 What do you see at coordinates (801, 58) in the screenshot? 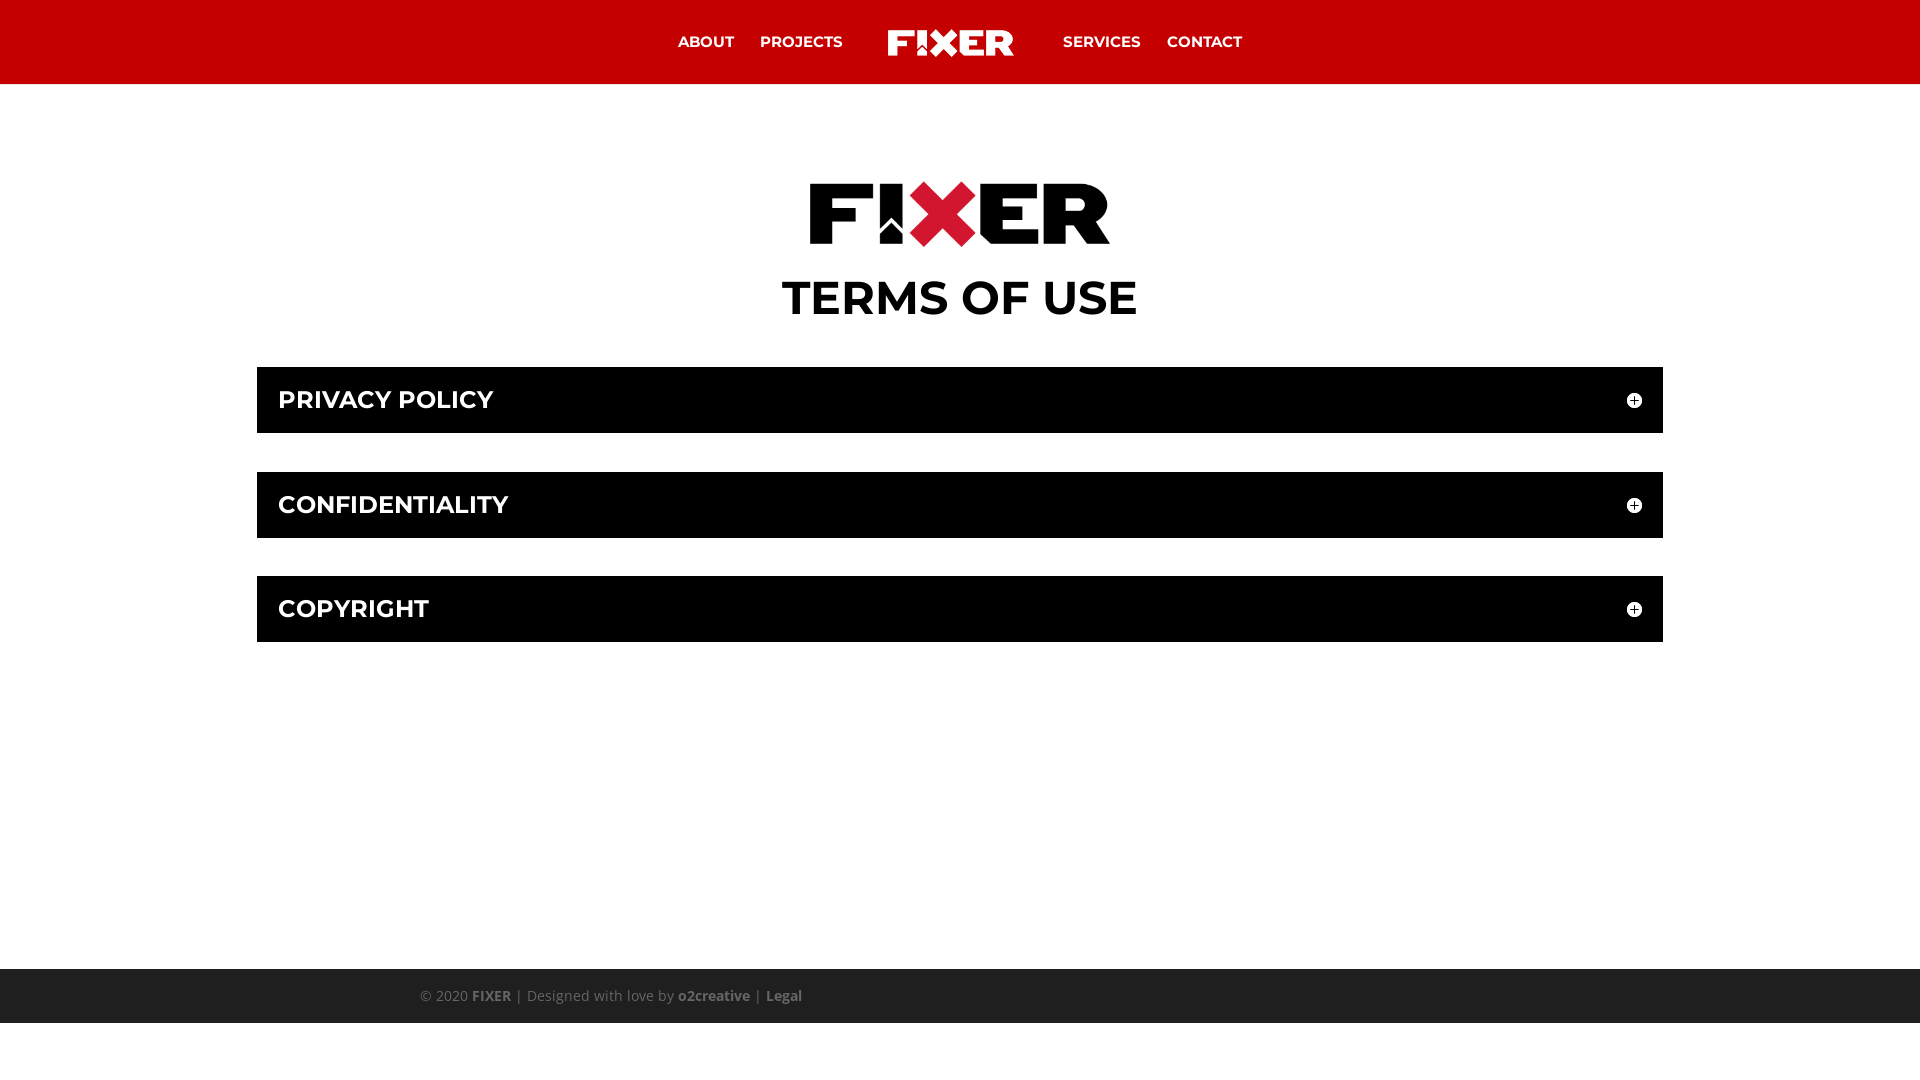
I see `'PROJECTS'` at bounding box center [801, 58].